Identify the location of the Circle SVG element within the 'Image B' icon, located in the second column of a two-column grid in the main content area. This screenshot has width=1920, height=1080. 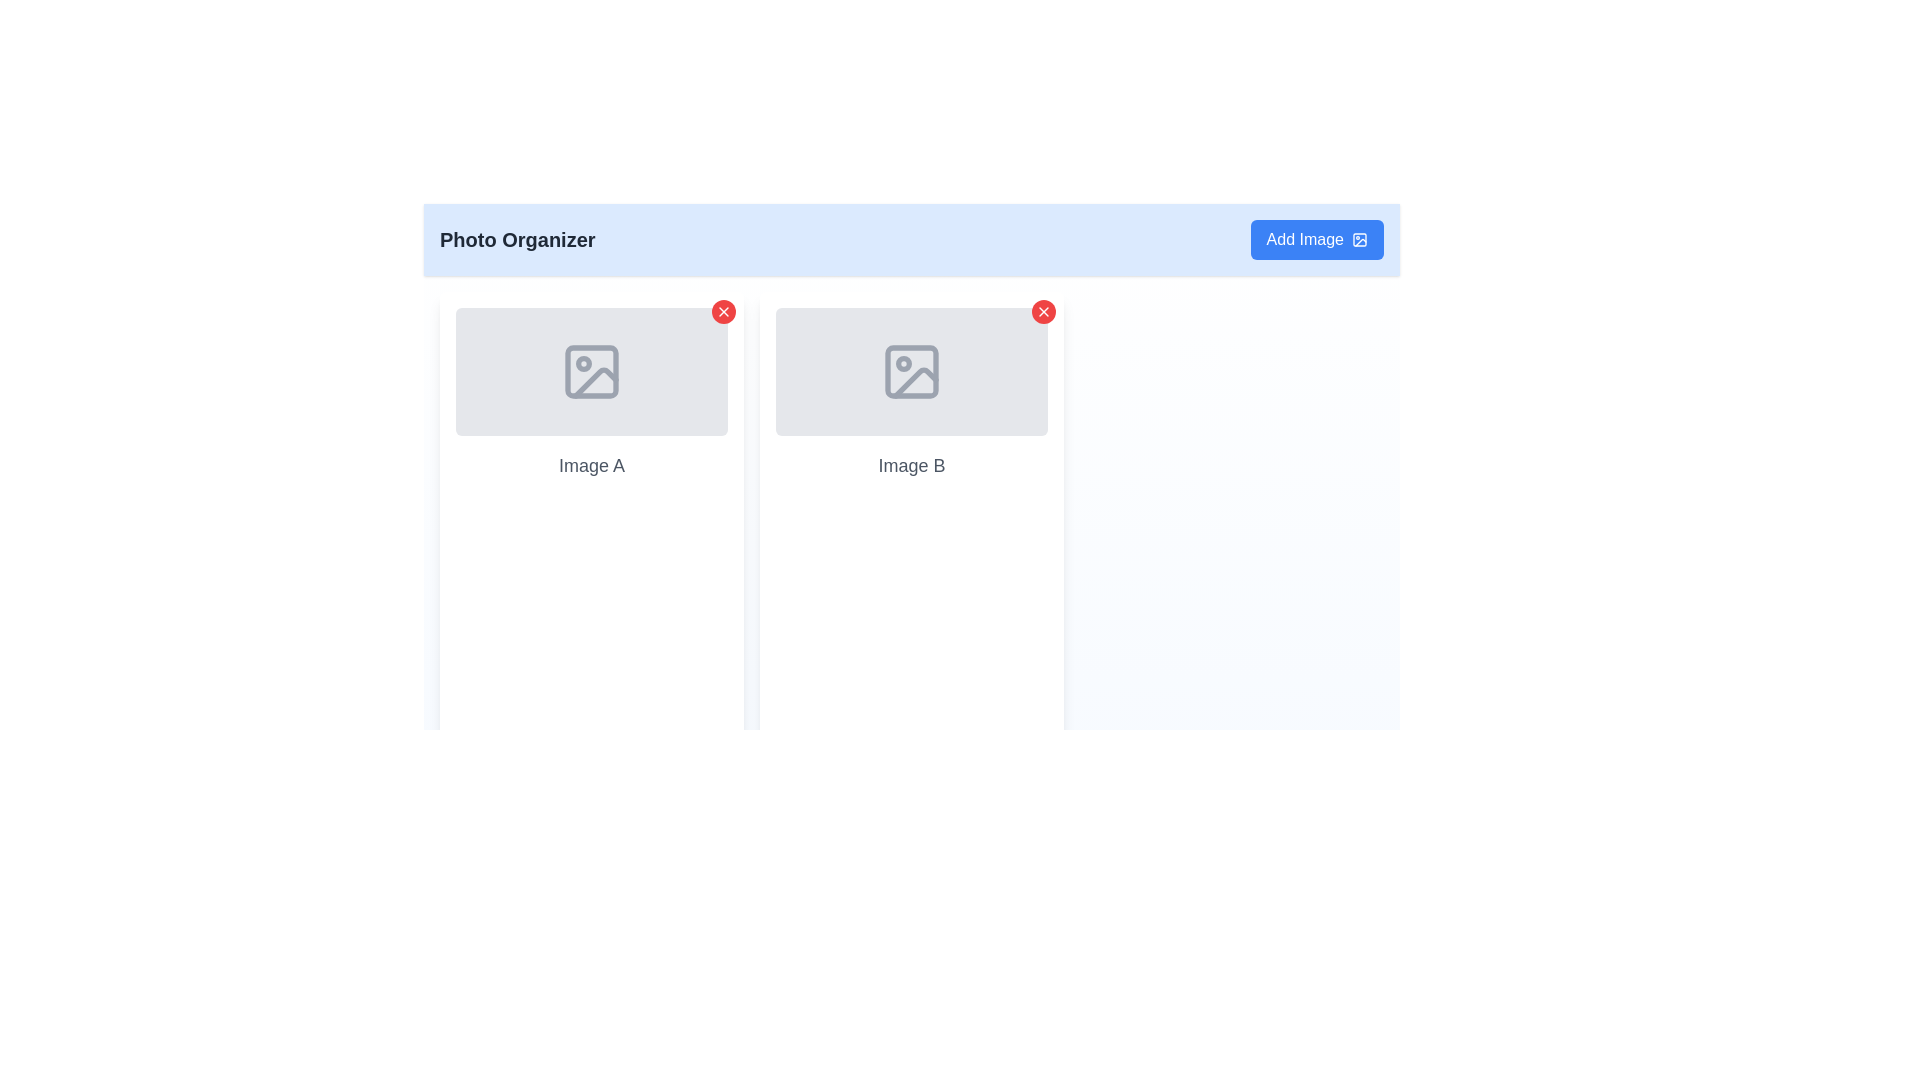
(902, 363).